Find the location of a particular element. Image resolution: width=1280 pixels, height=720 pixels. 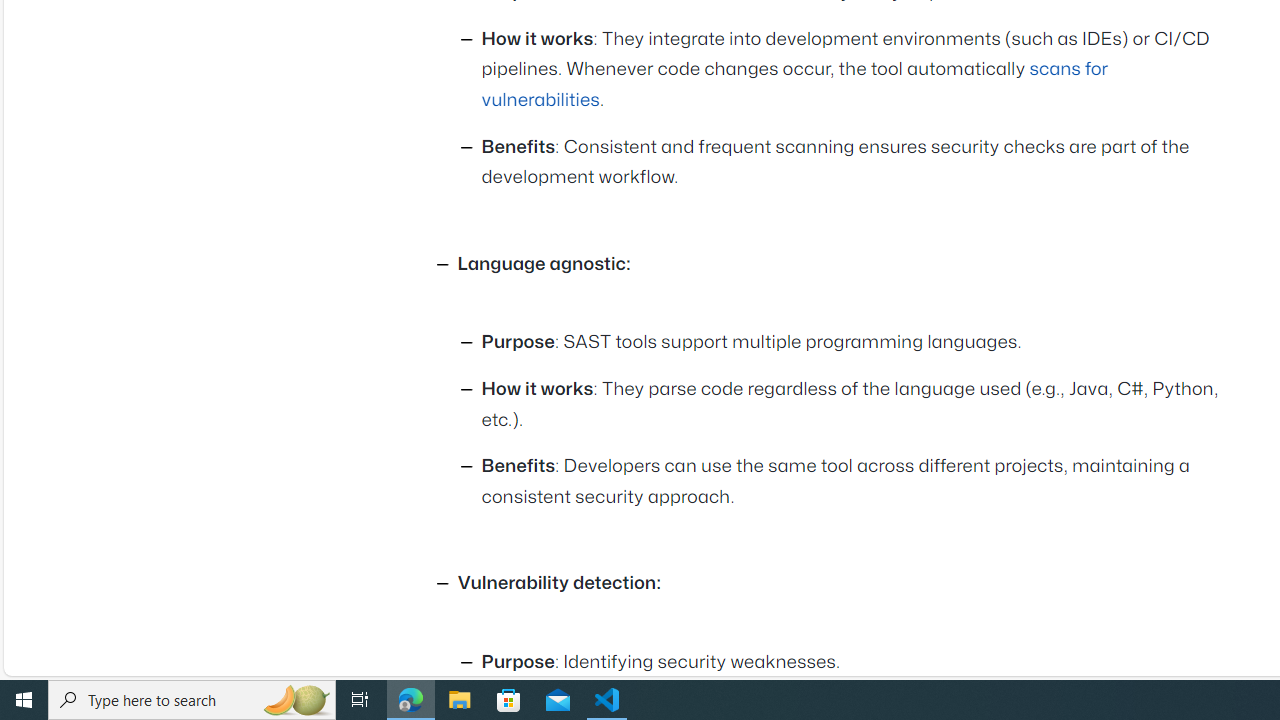

'Purpose: SAST tools support multiple programming languages.' is located at coordinates (855, 342).